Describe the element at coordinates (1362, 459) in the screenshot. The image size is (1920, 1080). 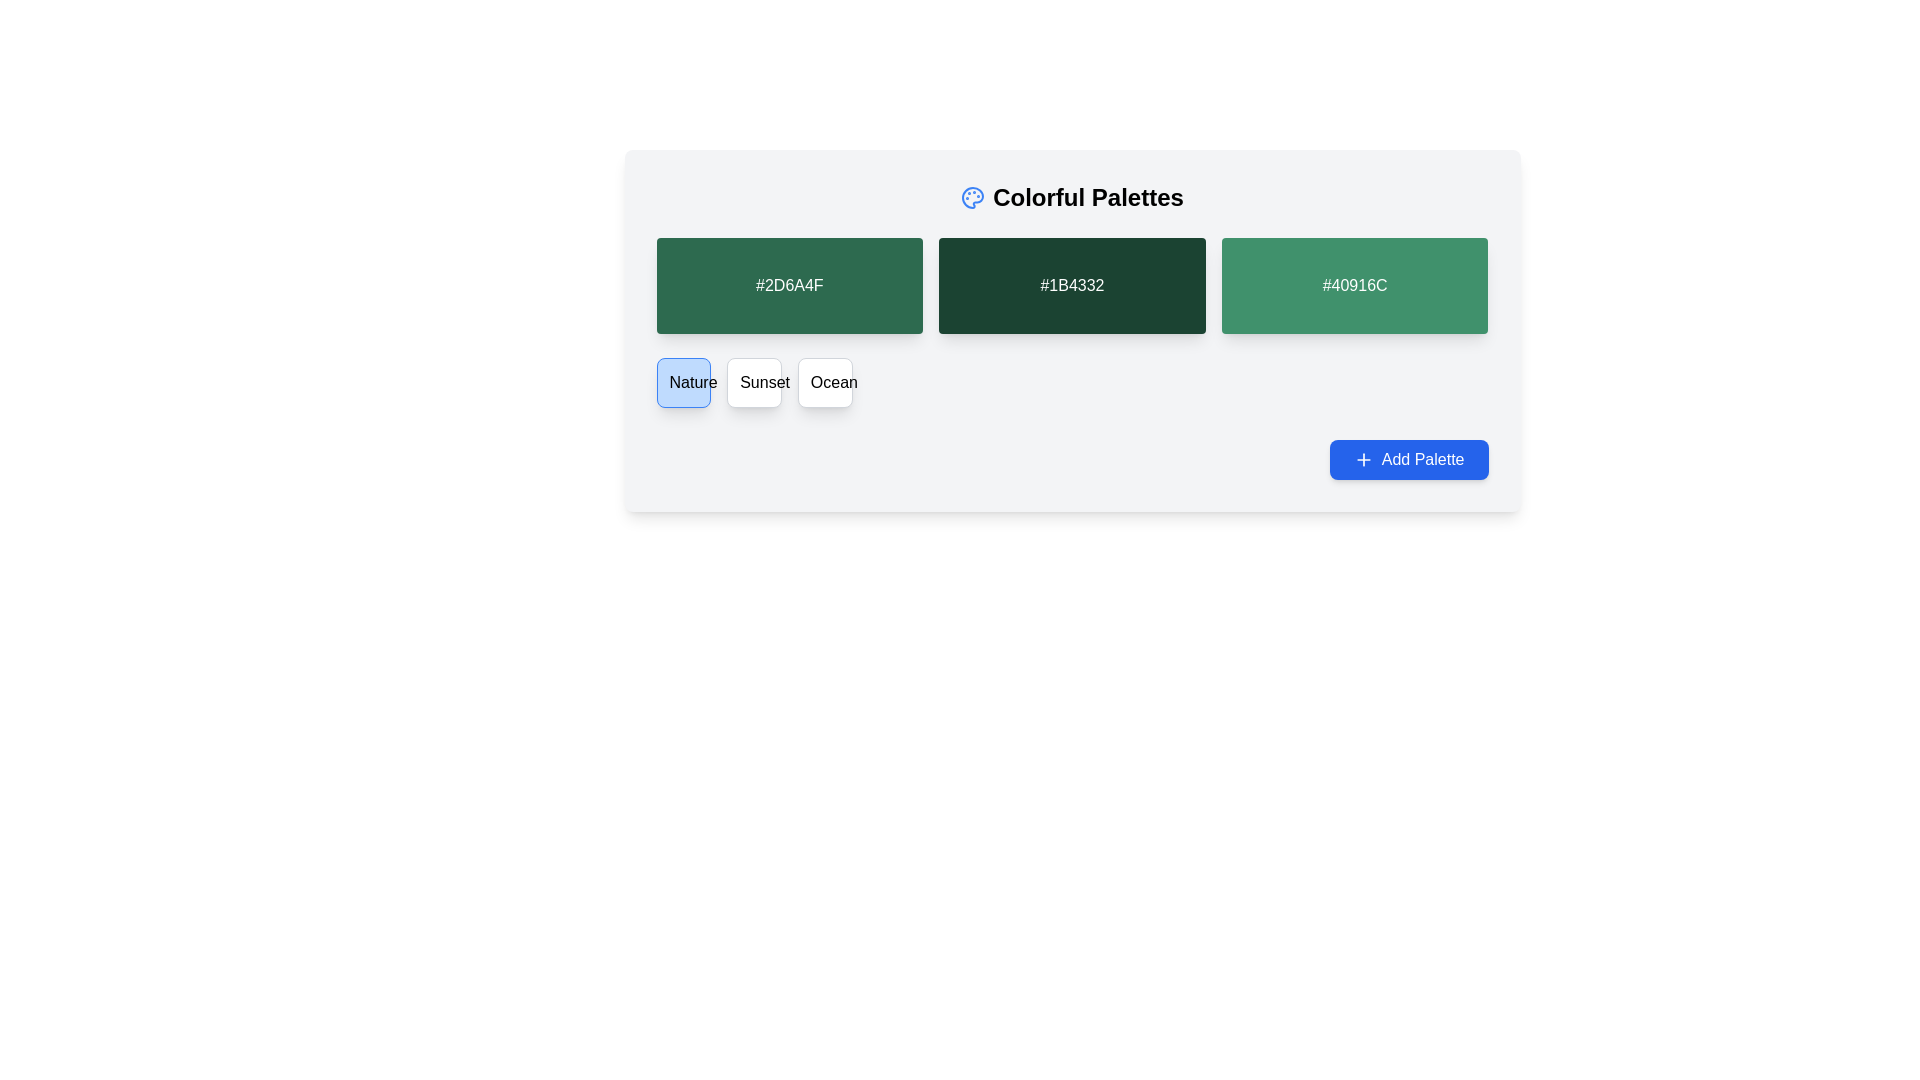
I see `the SVG icon that indicates adding a new palette, located inside the 'Add Palette' button in the bottom right corner of the interface` at that location.